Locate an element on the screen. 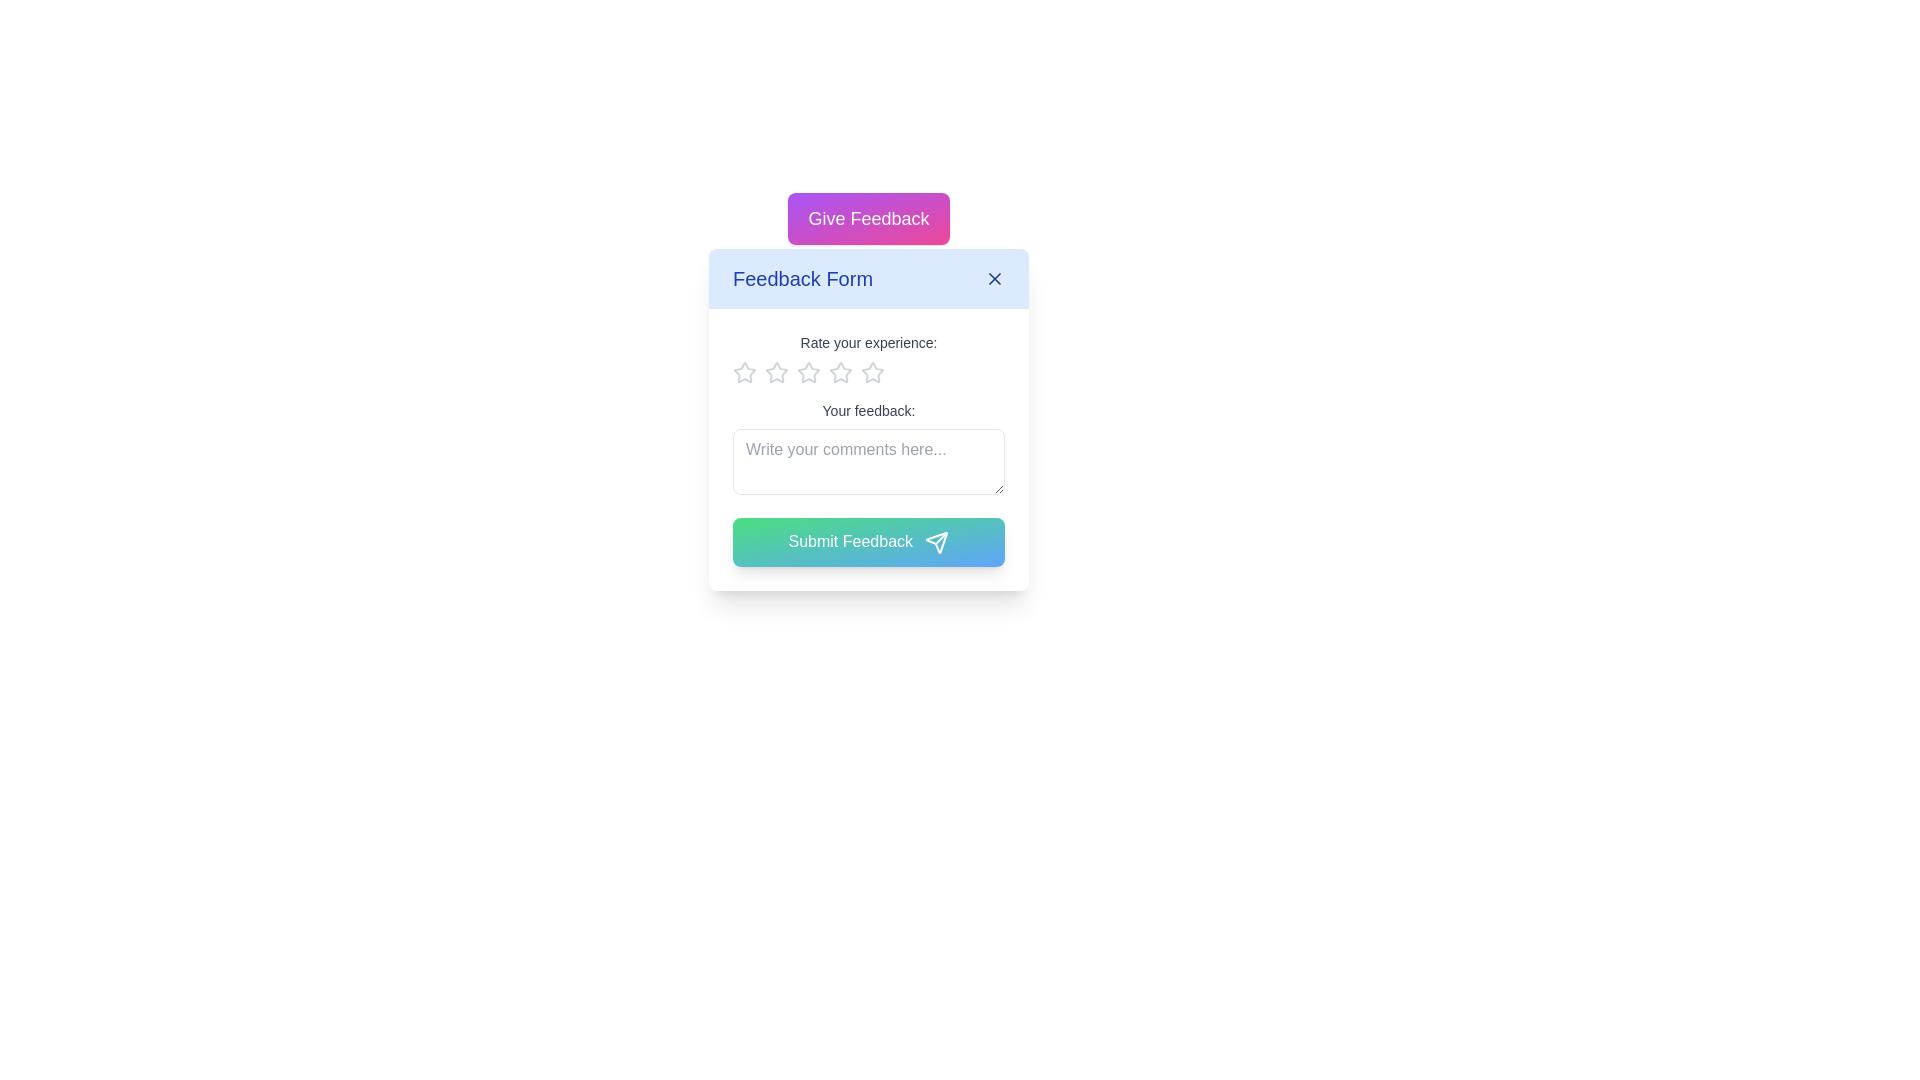 The image size is (1920, 1080). the text label that guides the user to provide feedback, positioned below the 'Rate your experience:' label and above the input field labeled 'Write your comments here...' is located at coordinates (868, 410).